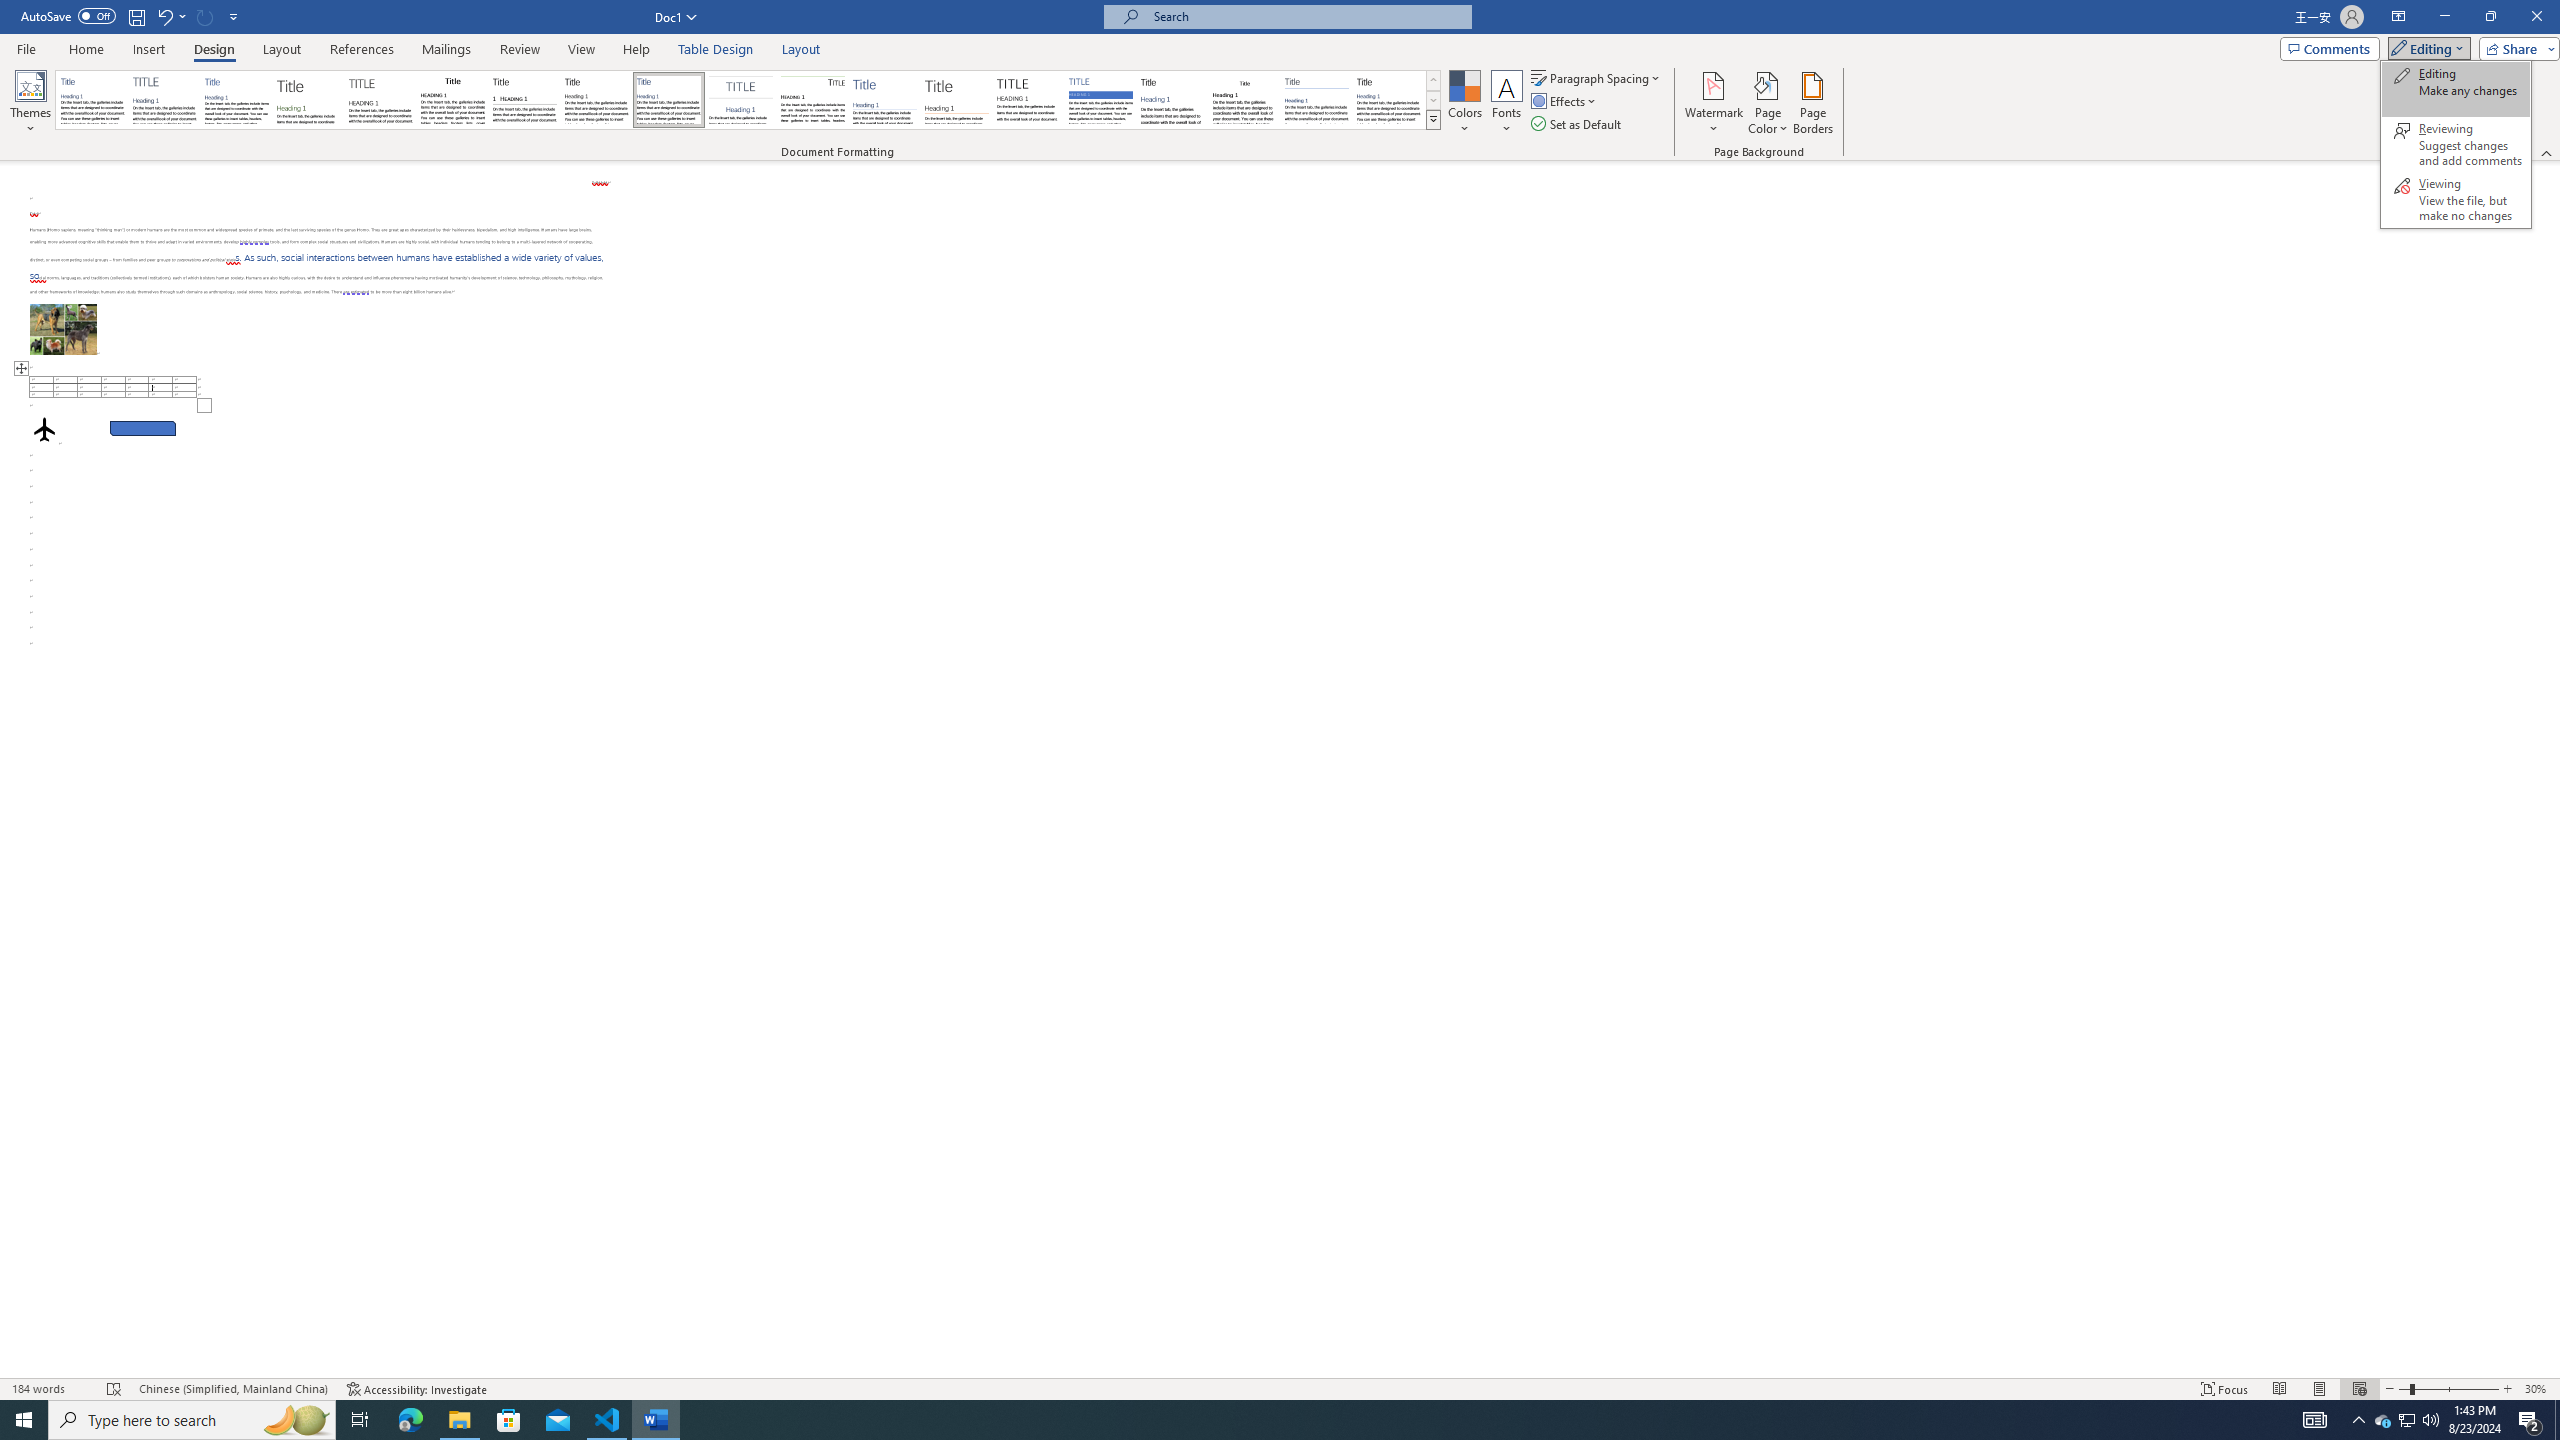 The height and width of the screenshot is (1440, 2560). I want to click on 'Set as Default', so click(1577, 122).